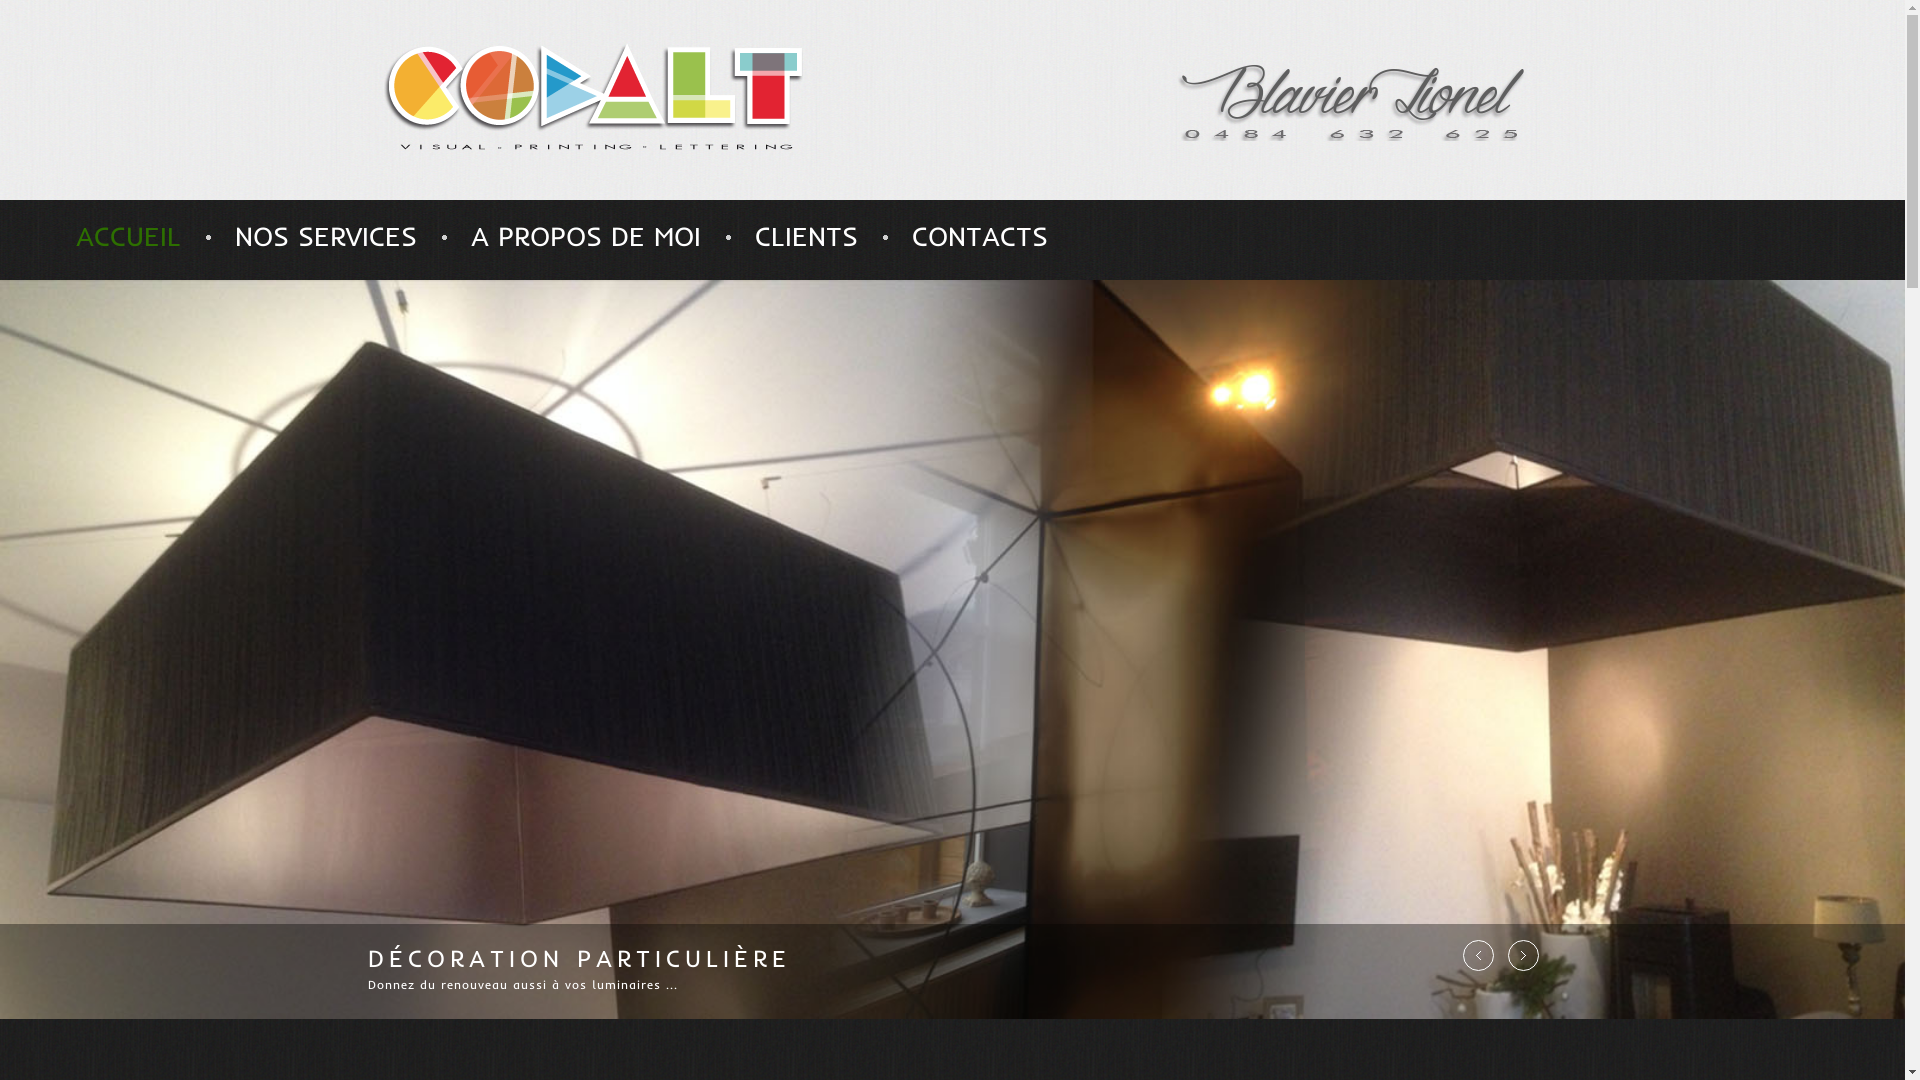  I want to click on 'CONTACTS', so click(979, 235).